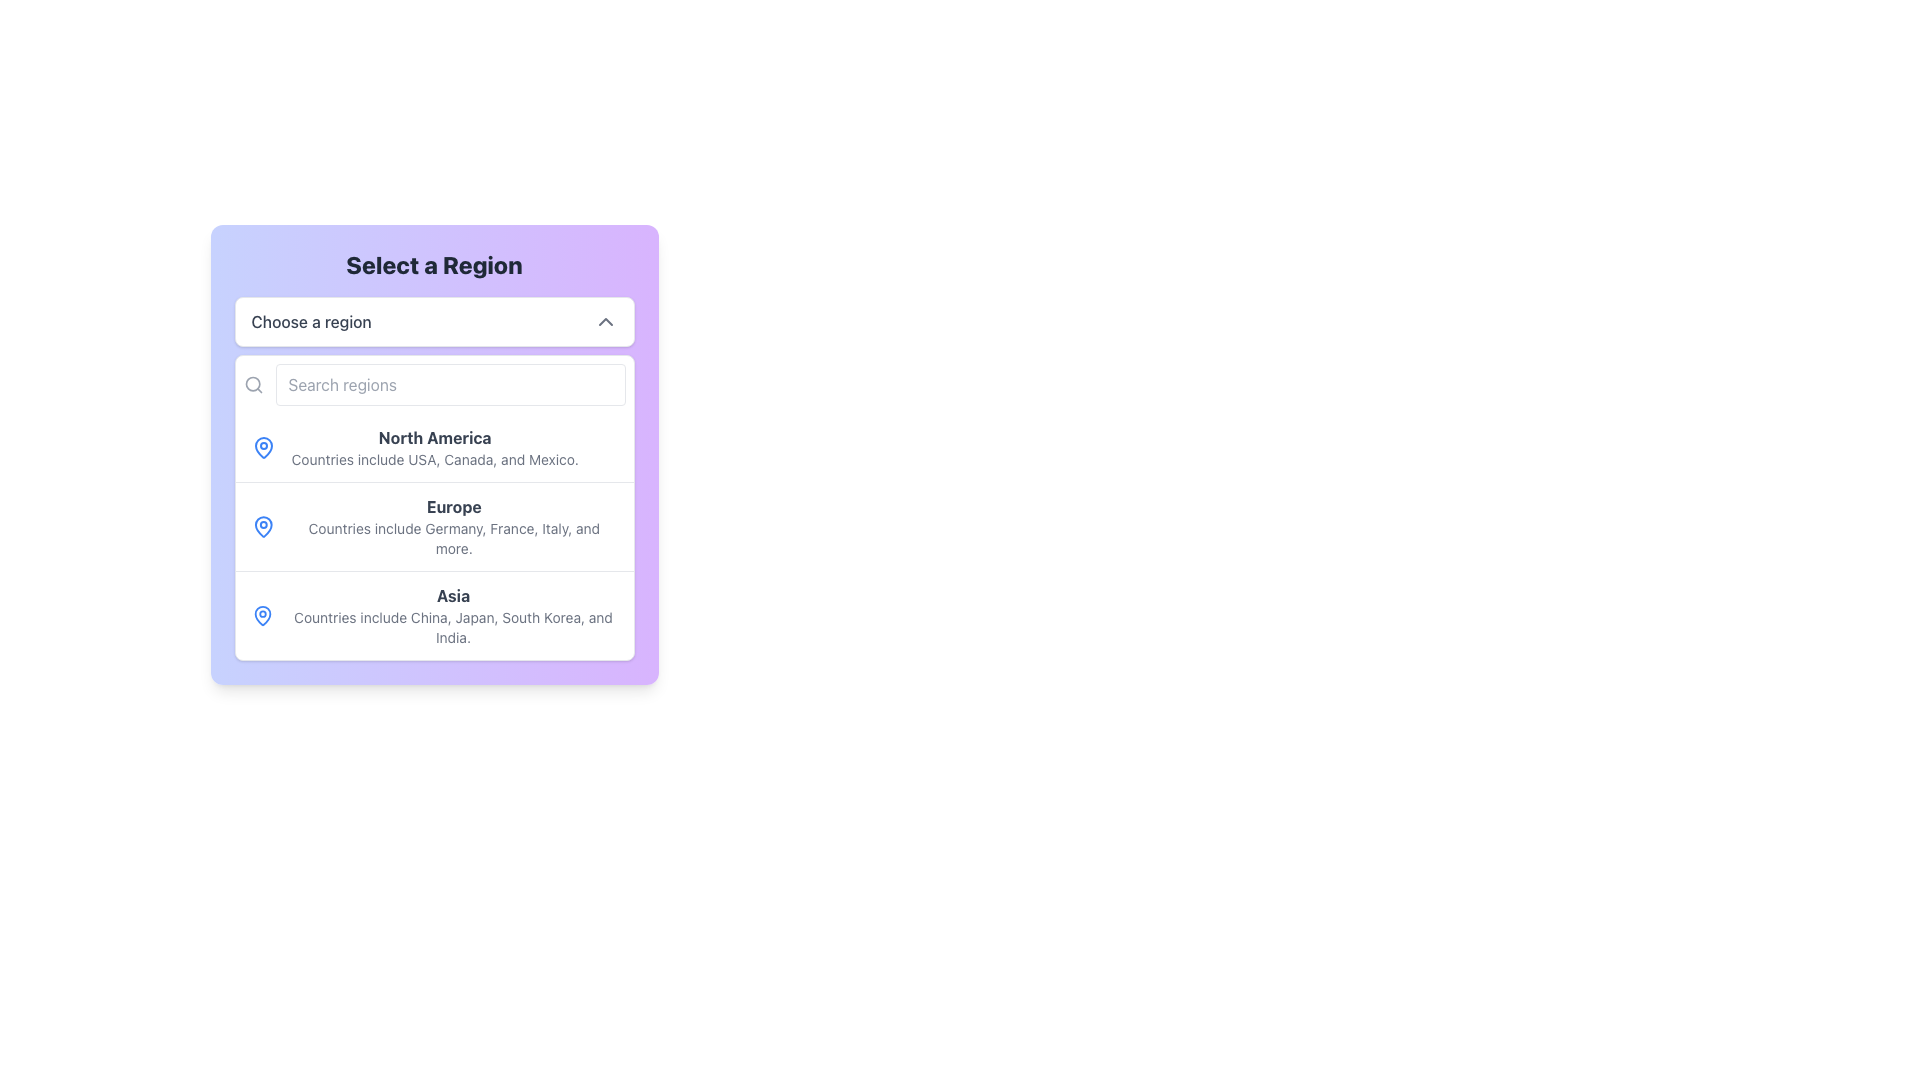 The width and height of the screenshot is (1920, 1080). What do you see at coordinates (252, 385) in the screenshot?
I see `the search feature icon located to the left of the 'Search regions' text input field` at bounding box center [252, 385].